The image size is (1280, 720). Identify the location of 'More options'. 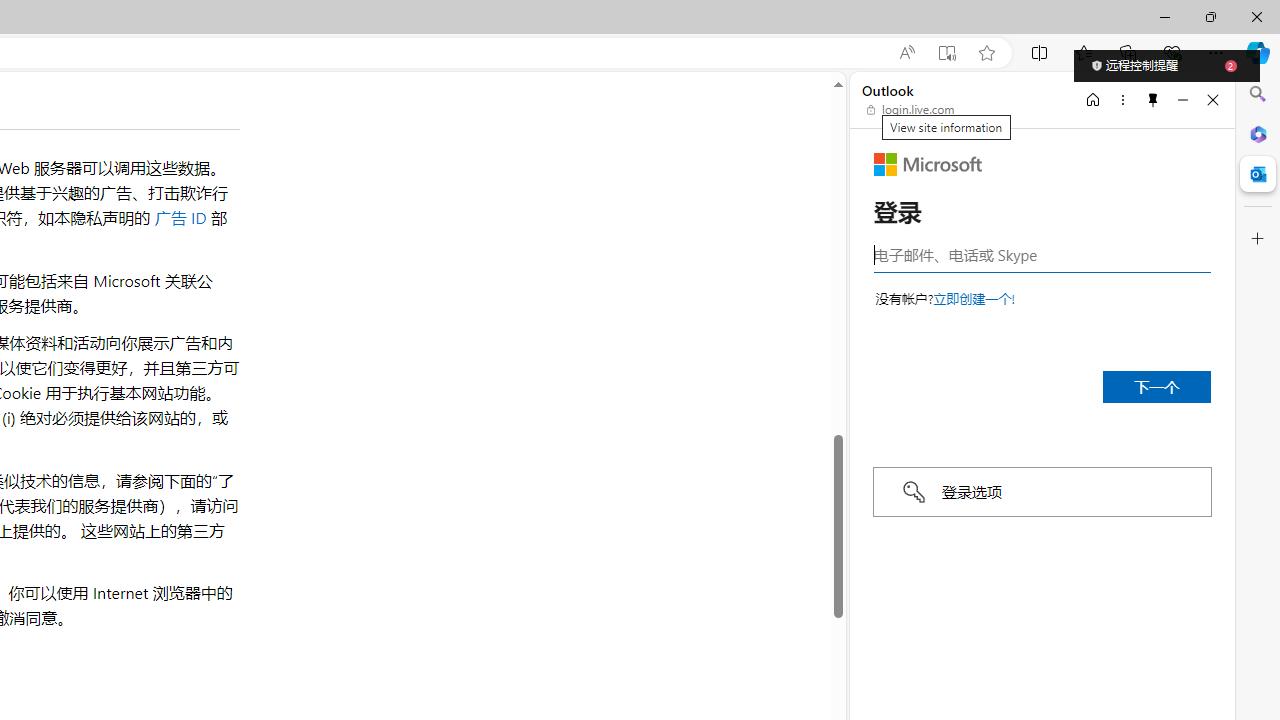
(1122, 99).